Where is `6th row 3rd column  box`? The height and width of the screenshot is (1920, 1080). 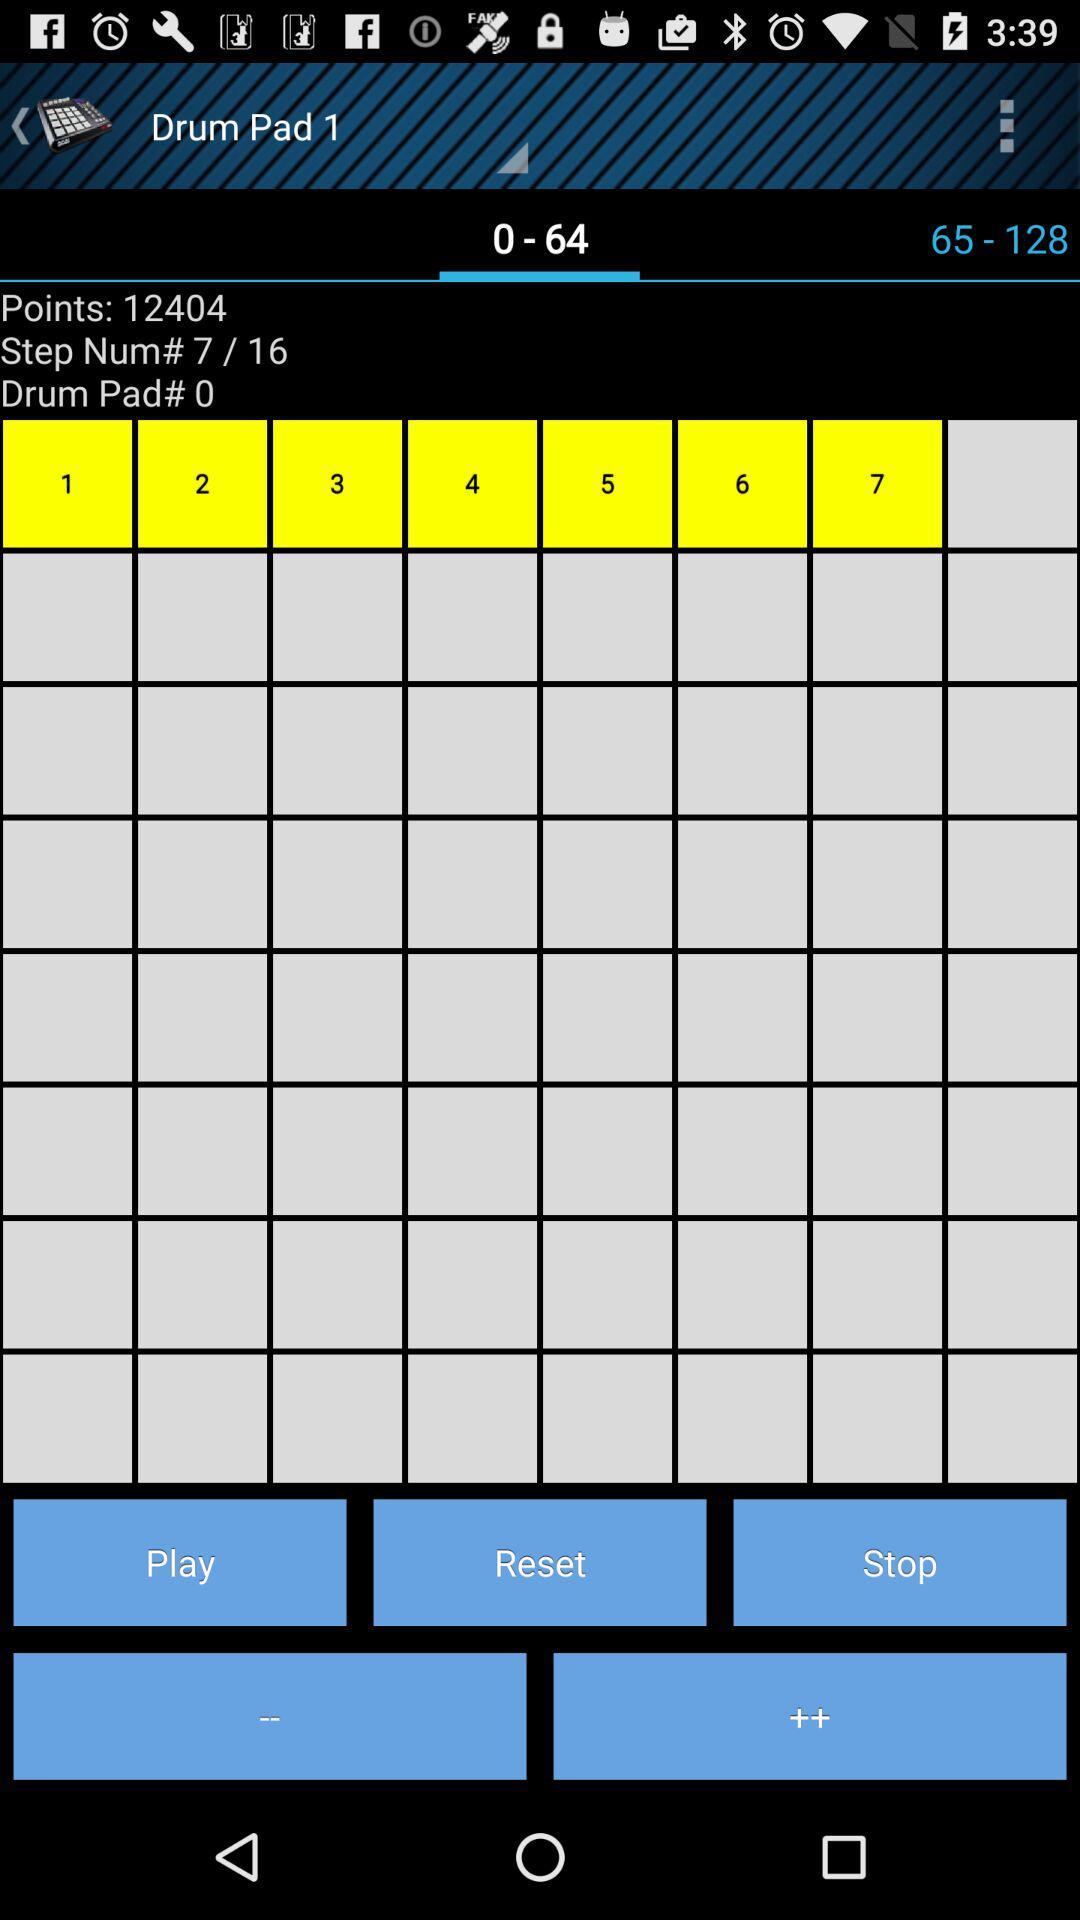 6th row 3rd column  box is located at coordinates (336, 1285).